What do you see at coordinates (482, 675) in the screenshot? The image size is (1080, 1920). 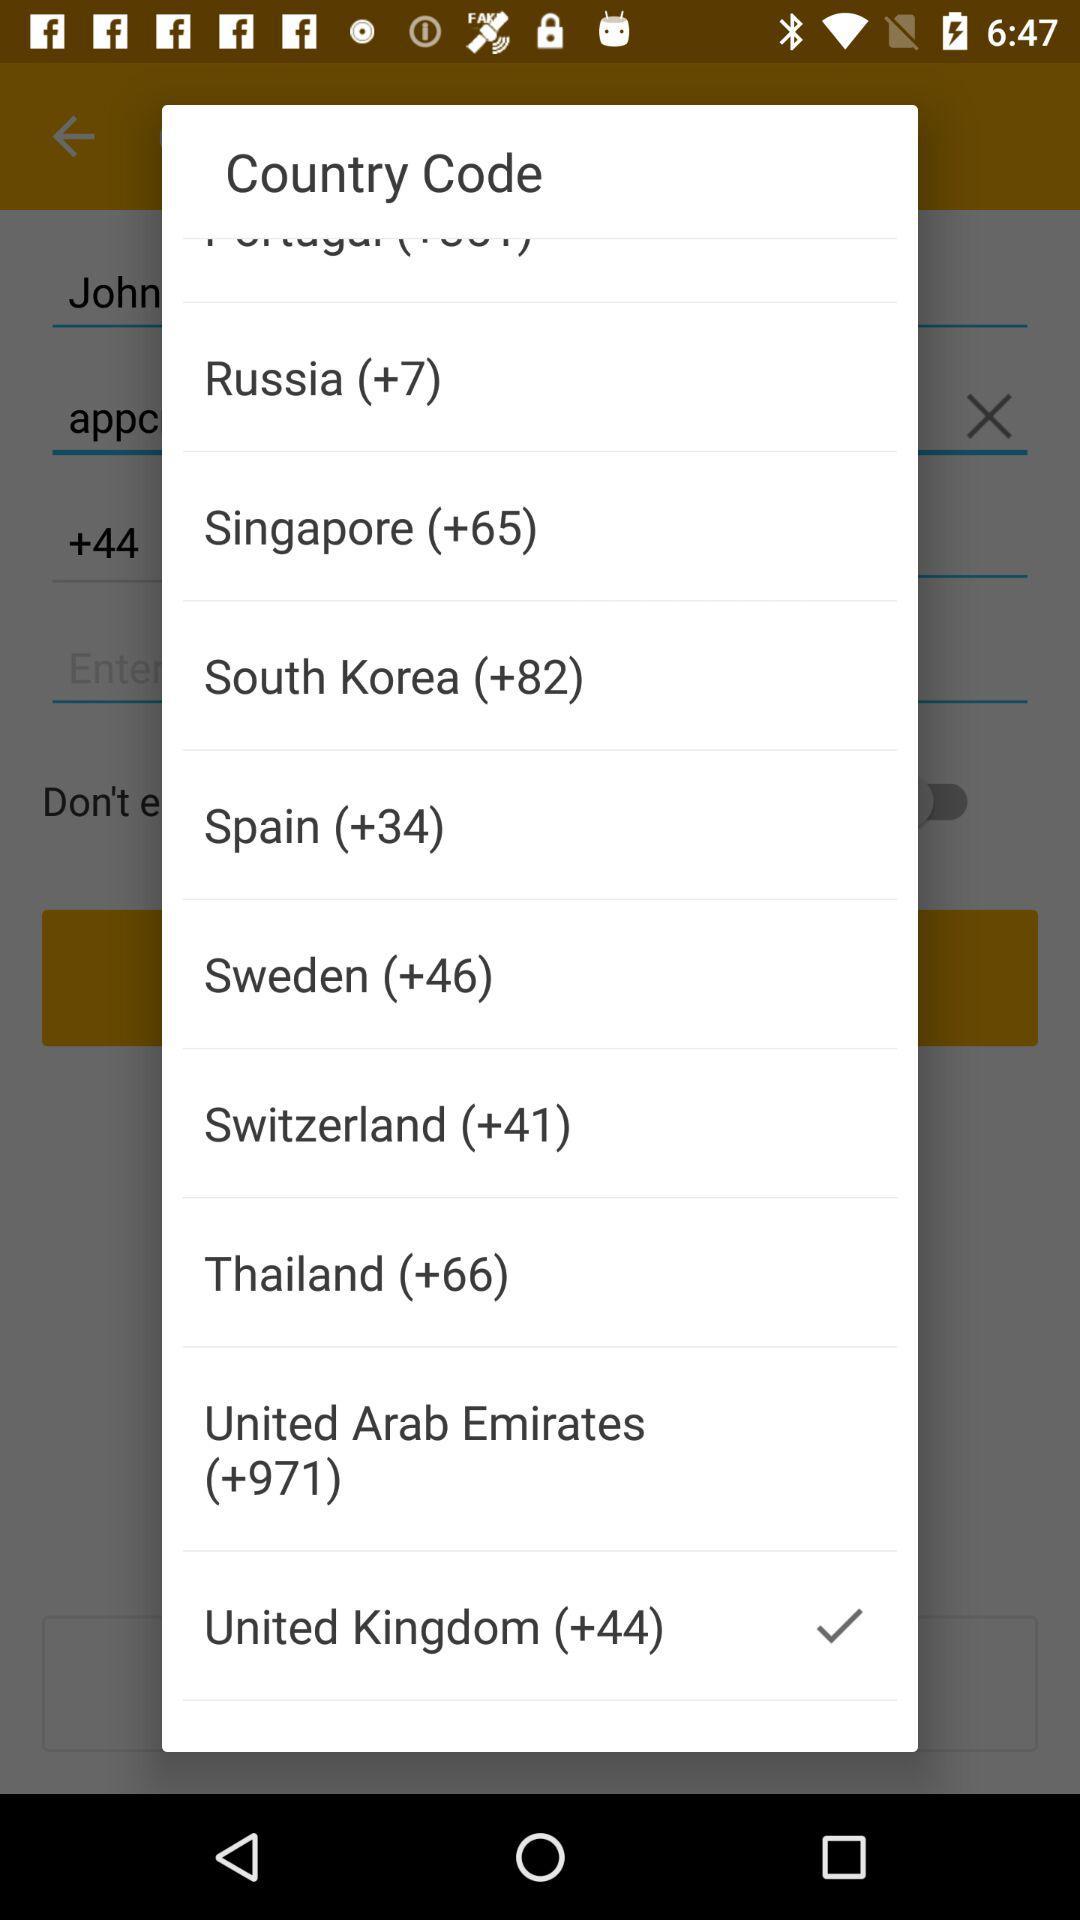 I see `south korea (+82) item` at bounding box center [482, 675].